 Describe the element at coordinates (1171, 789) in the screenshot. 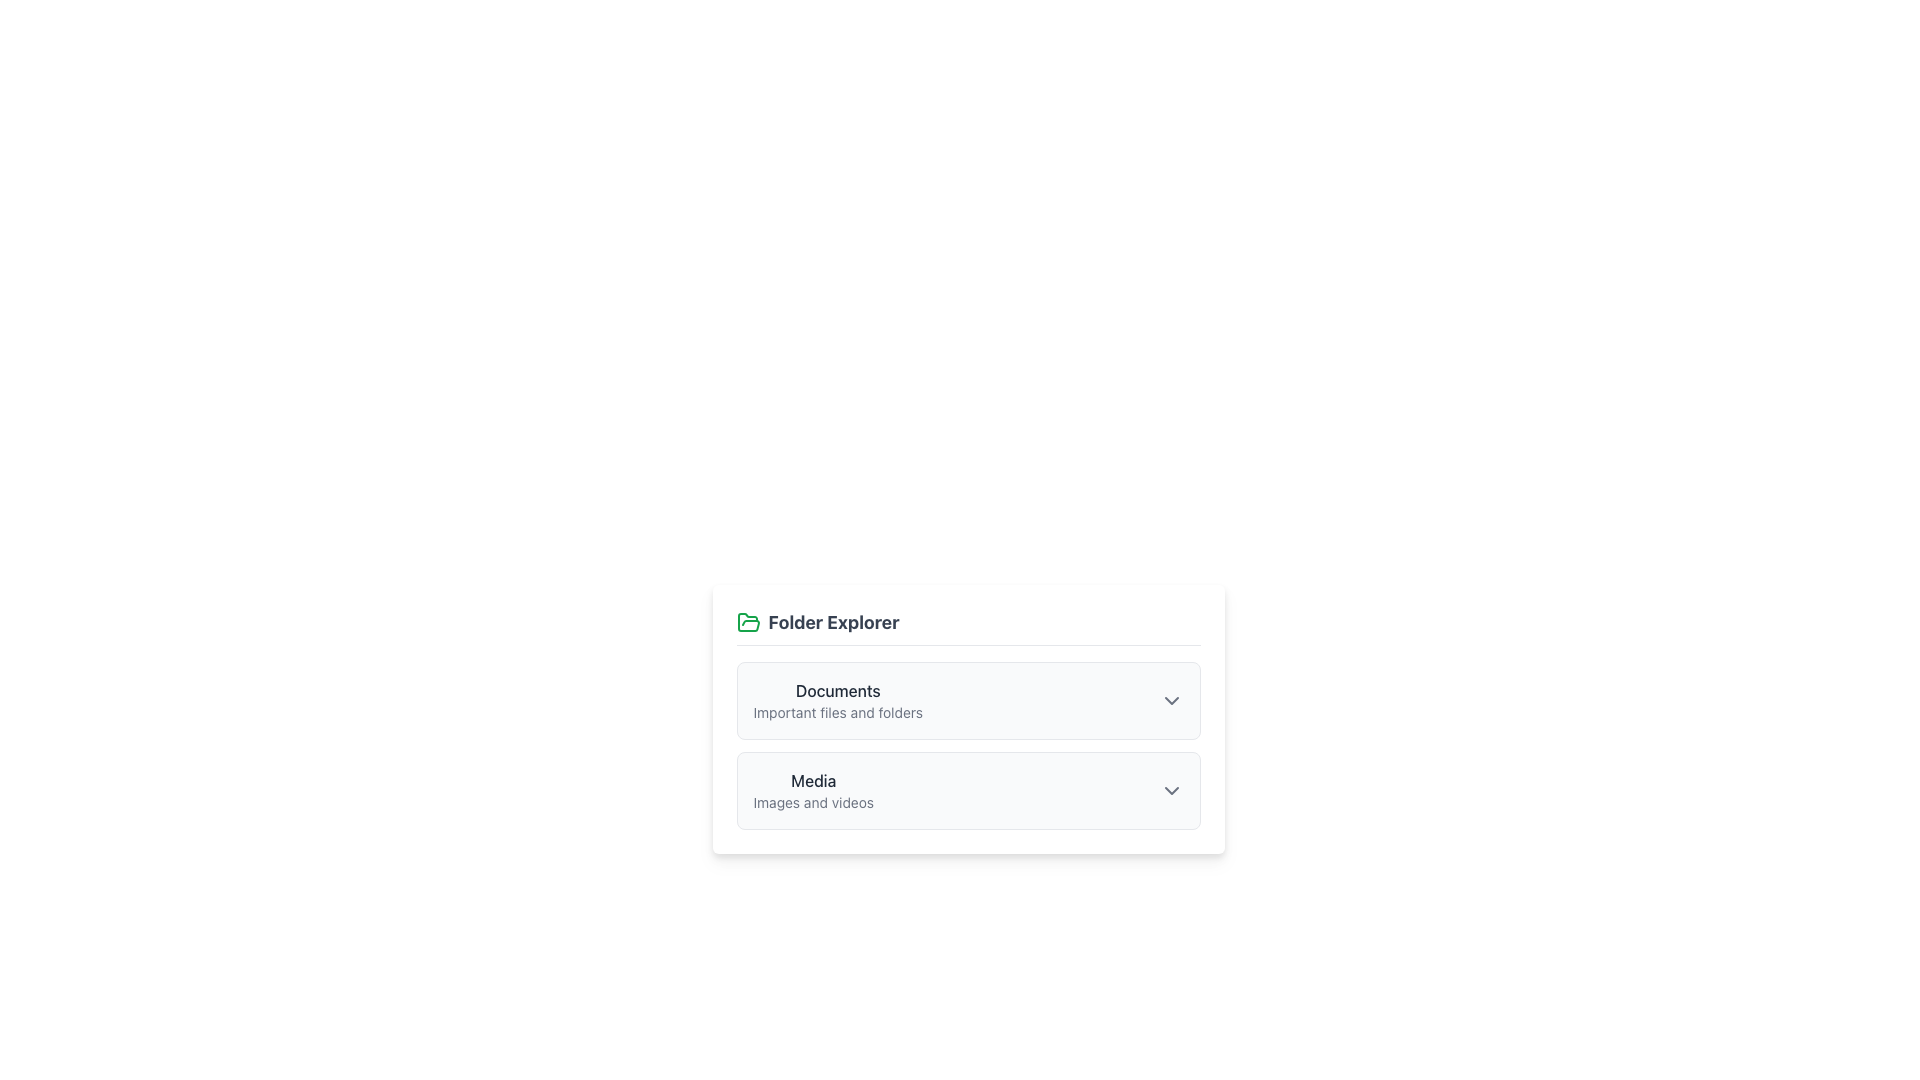

I see `the gray downward-pointing chevron icon located at the right edge of the 'Media' button` at that location.